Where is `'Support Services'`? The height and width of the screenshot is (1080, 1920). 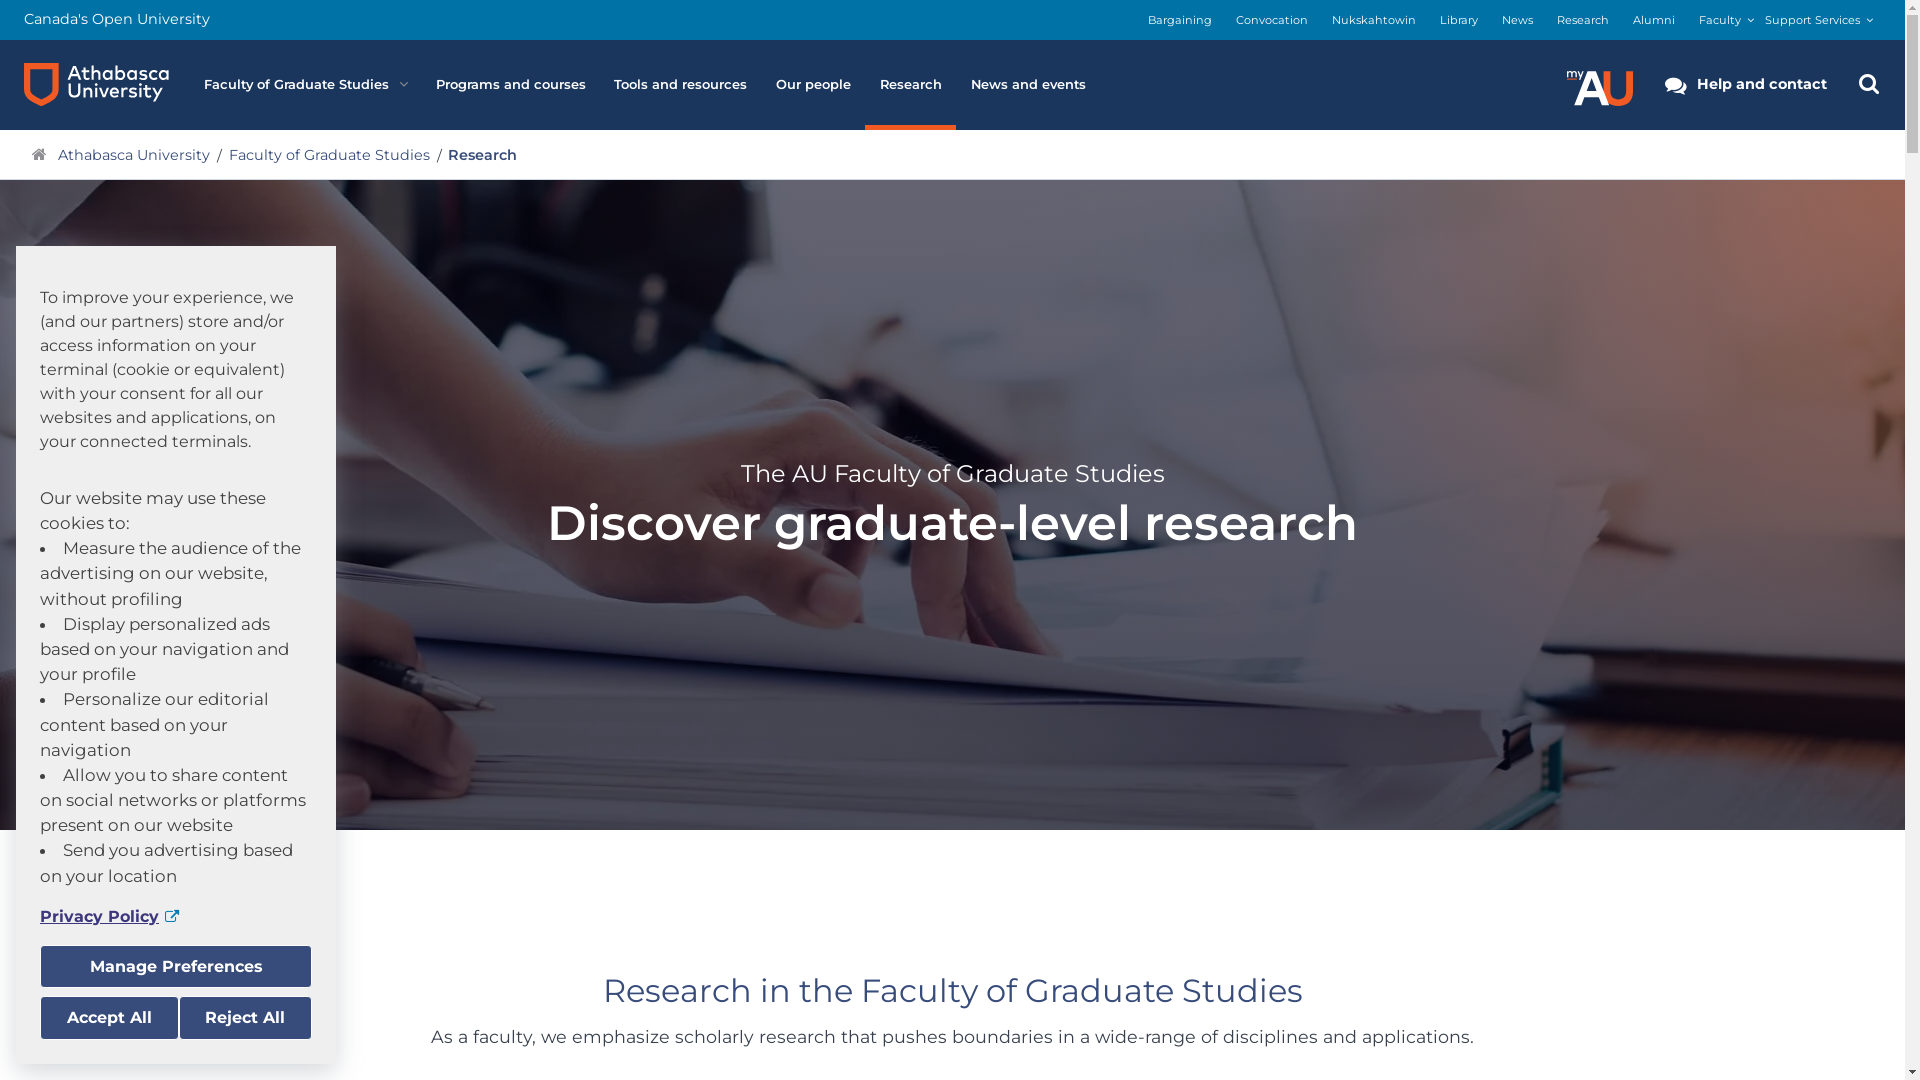 'Support Services' is located at coordinates (1812, 20).